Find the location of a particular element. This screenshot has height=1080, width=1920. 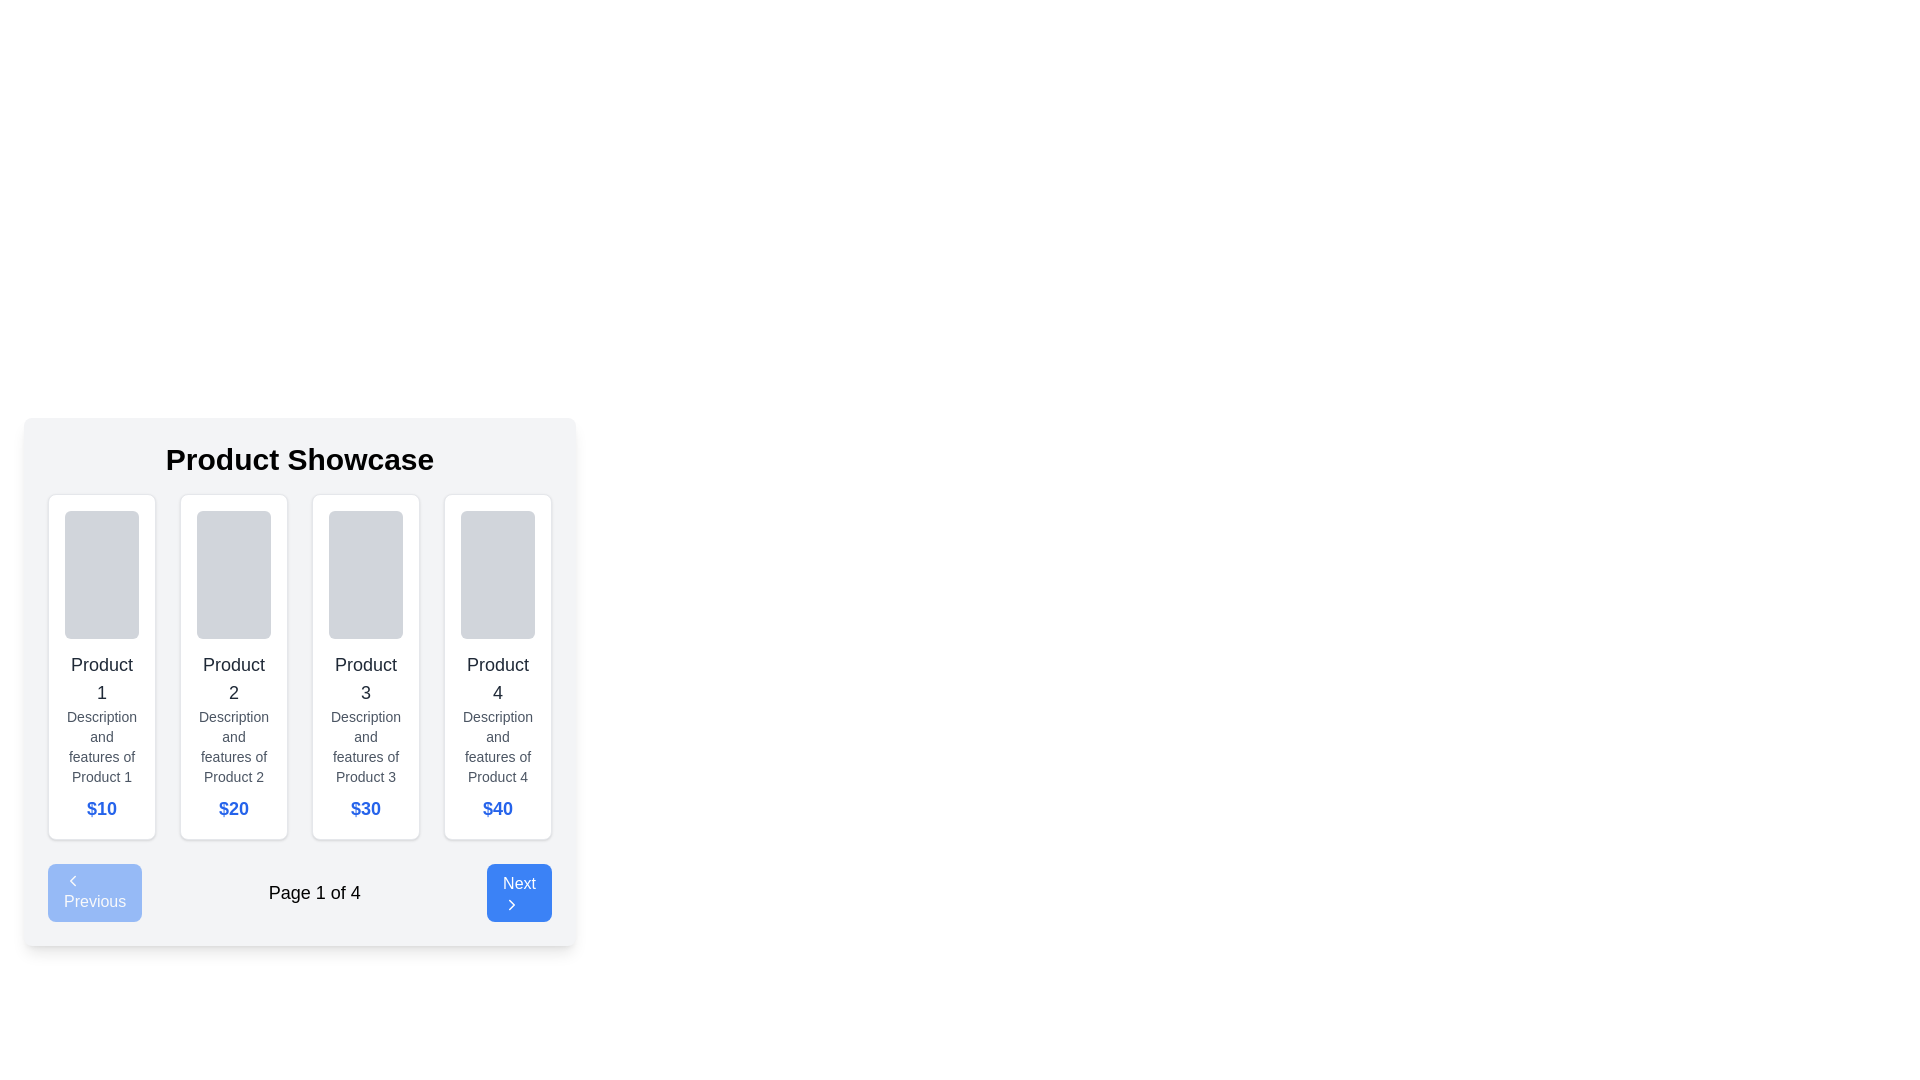

price displayed as '$20' in bold blue text located at the bottom of the second product card, beneath the description text of 'Description and features of Product 2.' is located at coordinates (234, 808).